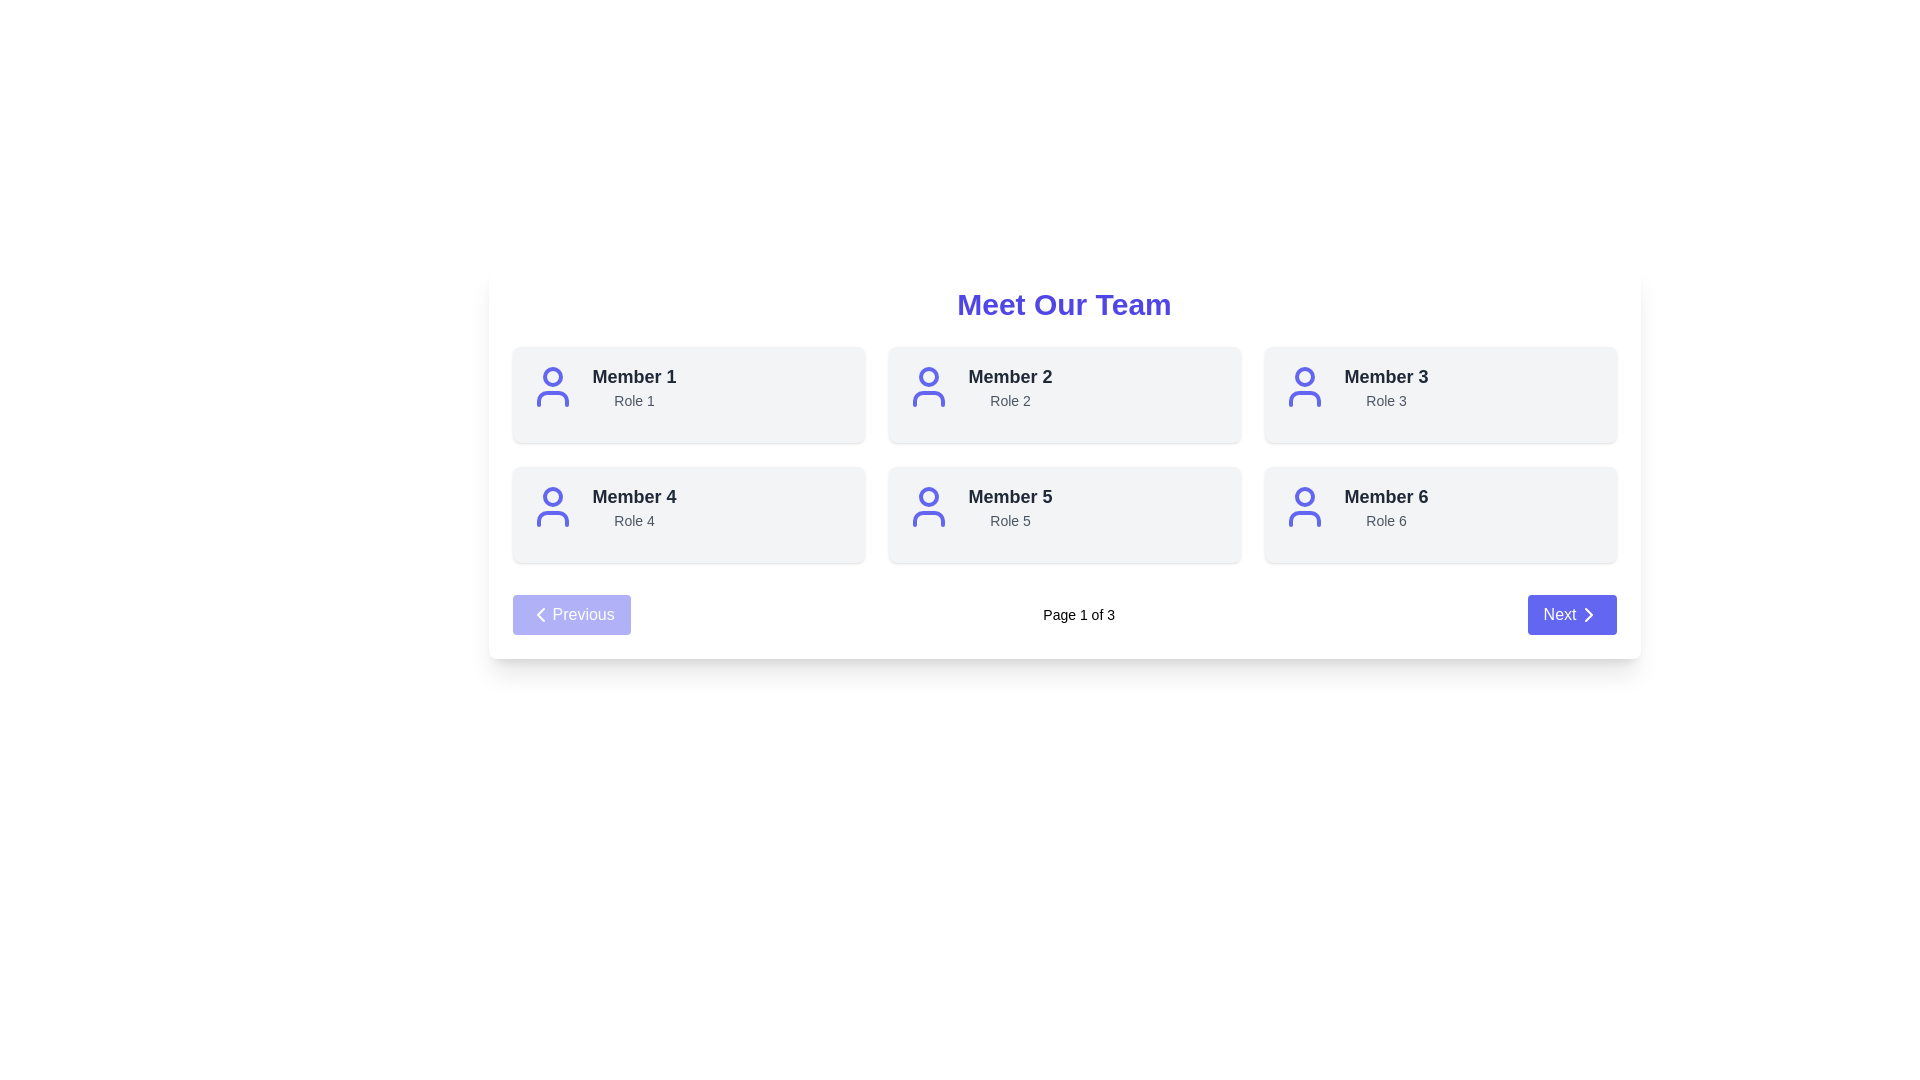 This screenshot has height=1080, width=1920. What do you see at coordinates (1385, 505) in the screenshot?
I see `text information displayed in the Text Block that identifies a team member, located in the bottom-right position of a 2x3 grid layout` at bounding box center [1385, 505].